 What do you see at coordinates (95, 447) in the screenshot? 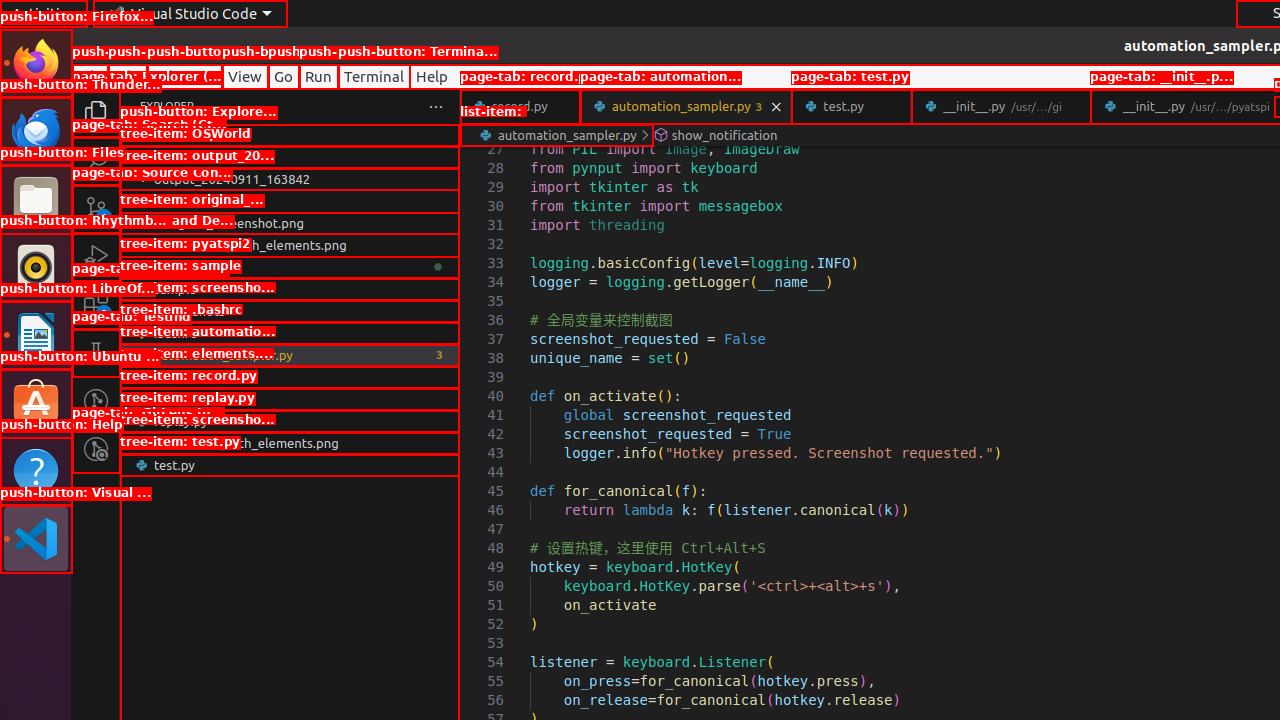
I see `'GitLens Inspect'` at bounding box center [95, 447].